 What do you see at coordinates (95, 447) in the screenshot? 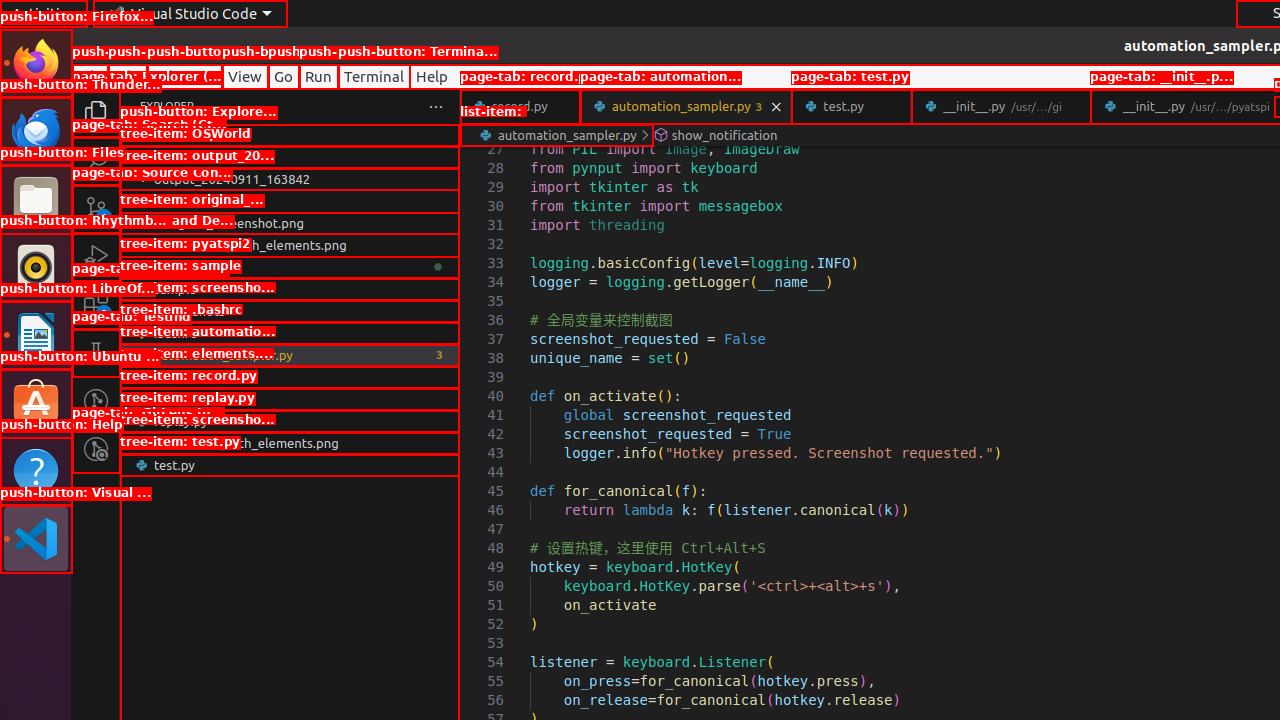
I see `'GitLens Inspect'` at bounding box center [95, 447].